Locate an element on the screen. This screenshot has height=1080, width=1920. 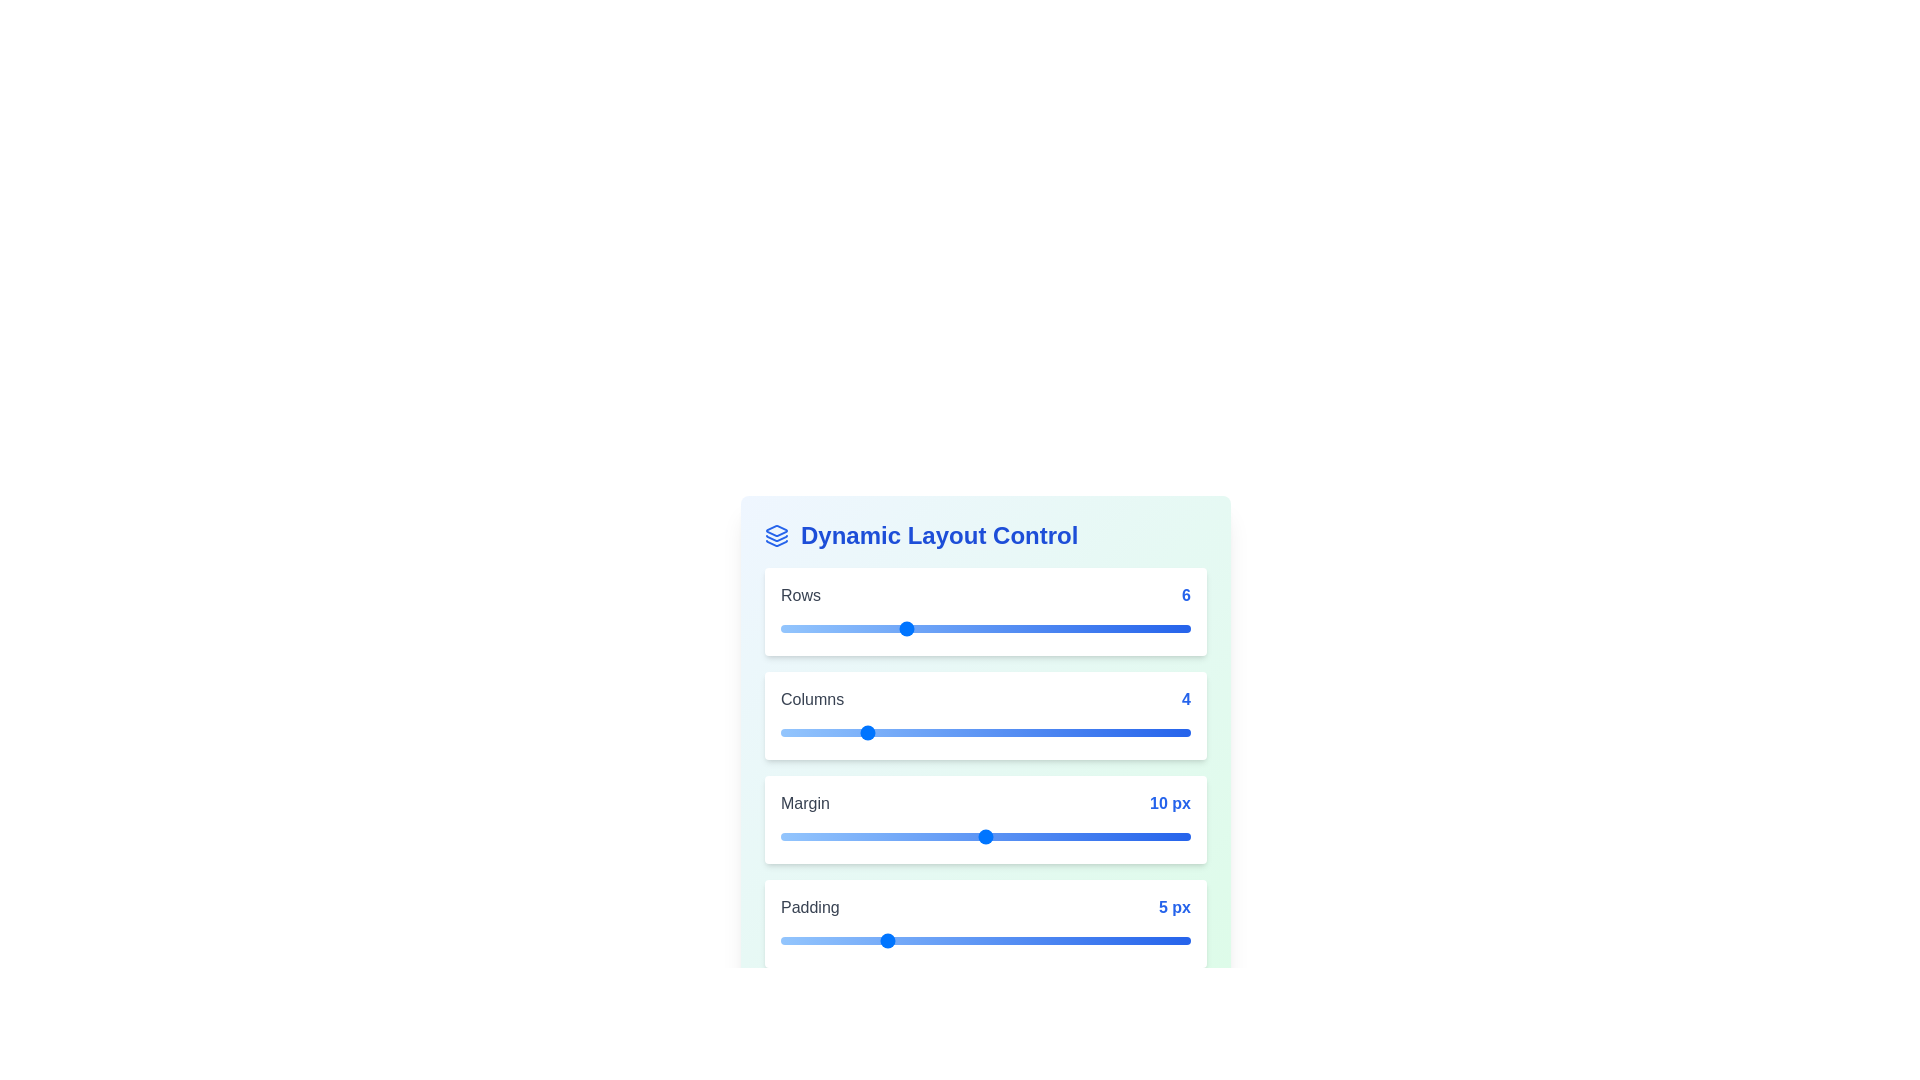
the 'Columns' slider to 3 is located at coordinates (842, 732).